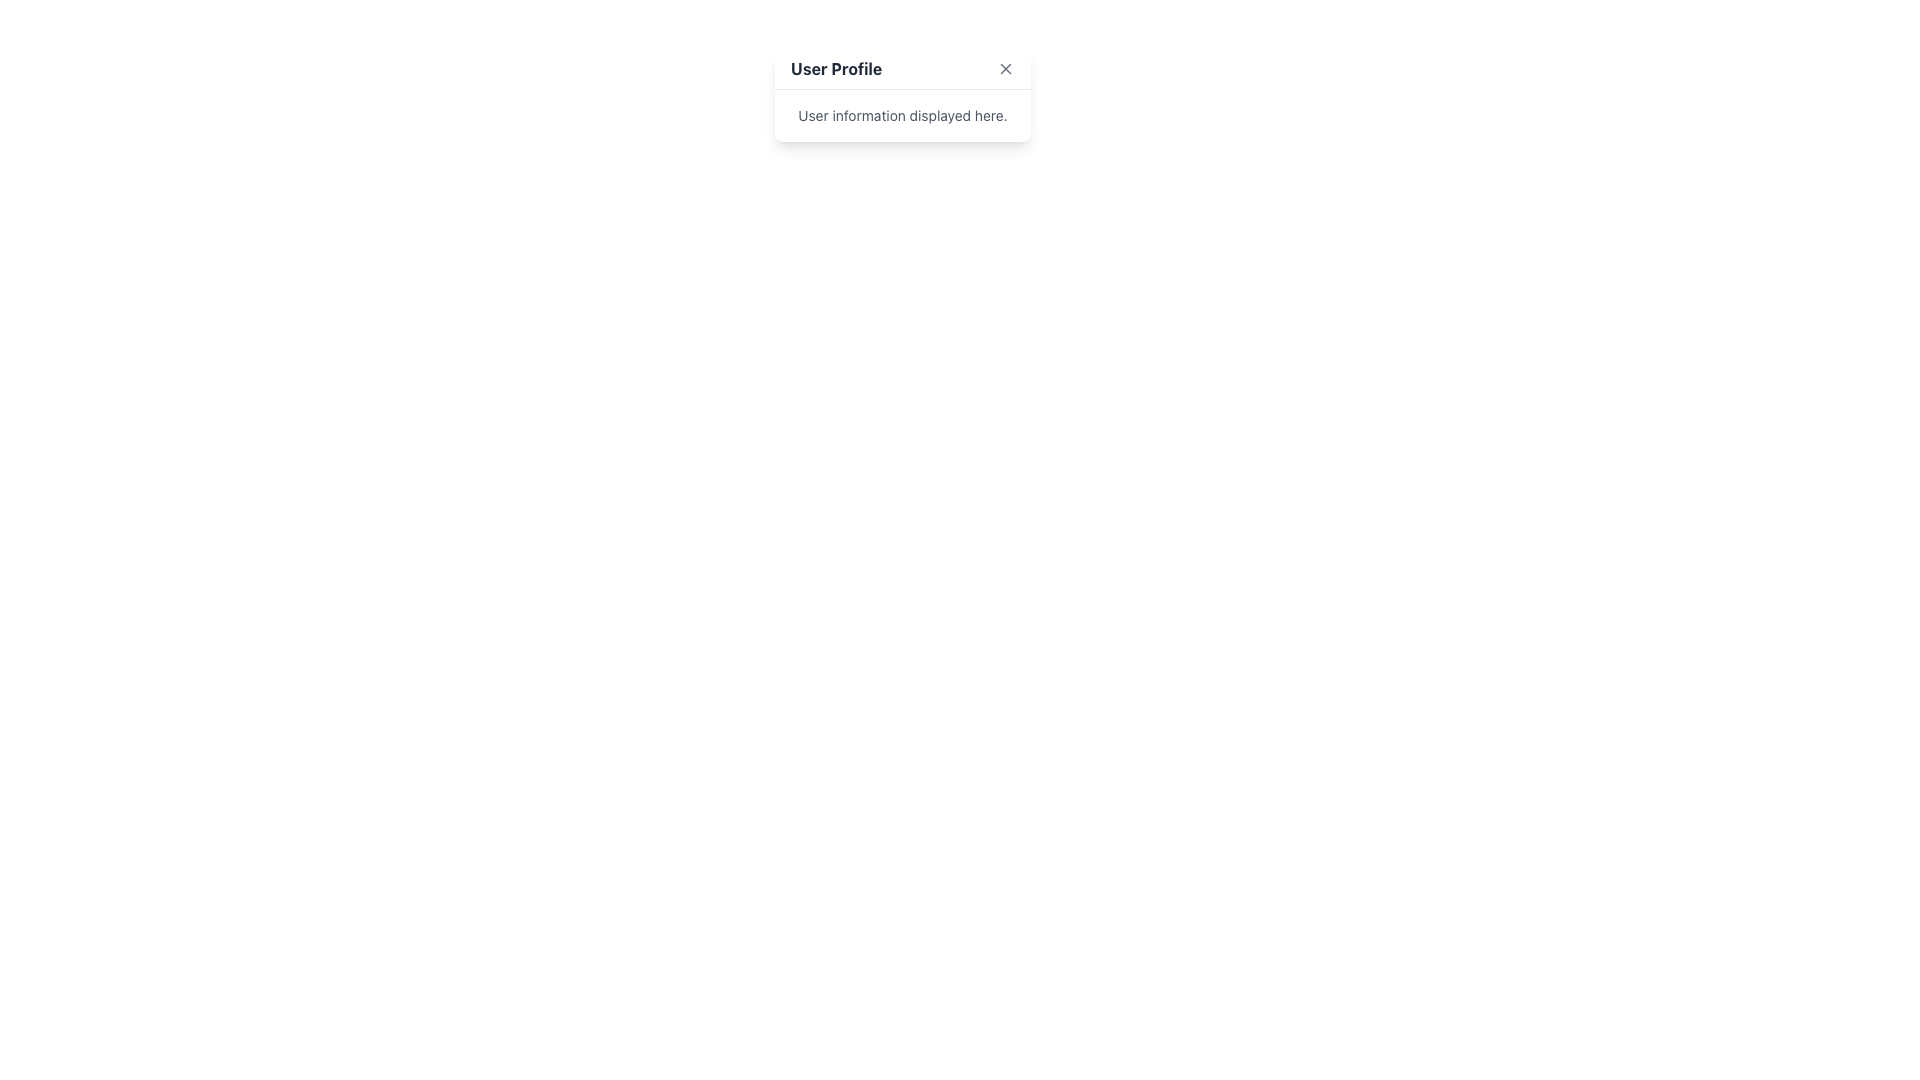  What do you see at coordinates (1006, 67) in the screenshot?
I see `the close button located in the top-right corner of the 'User Profile' component` at bounding box center [1006, 67].